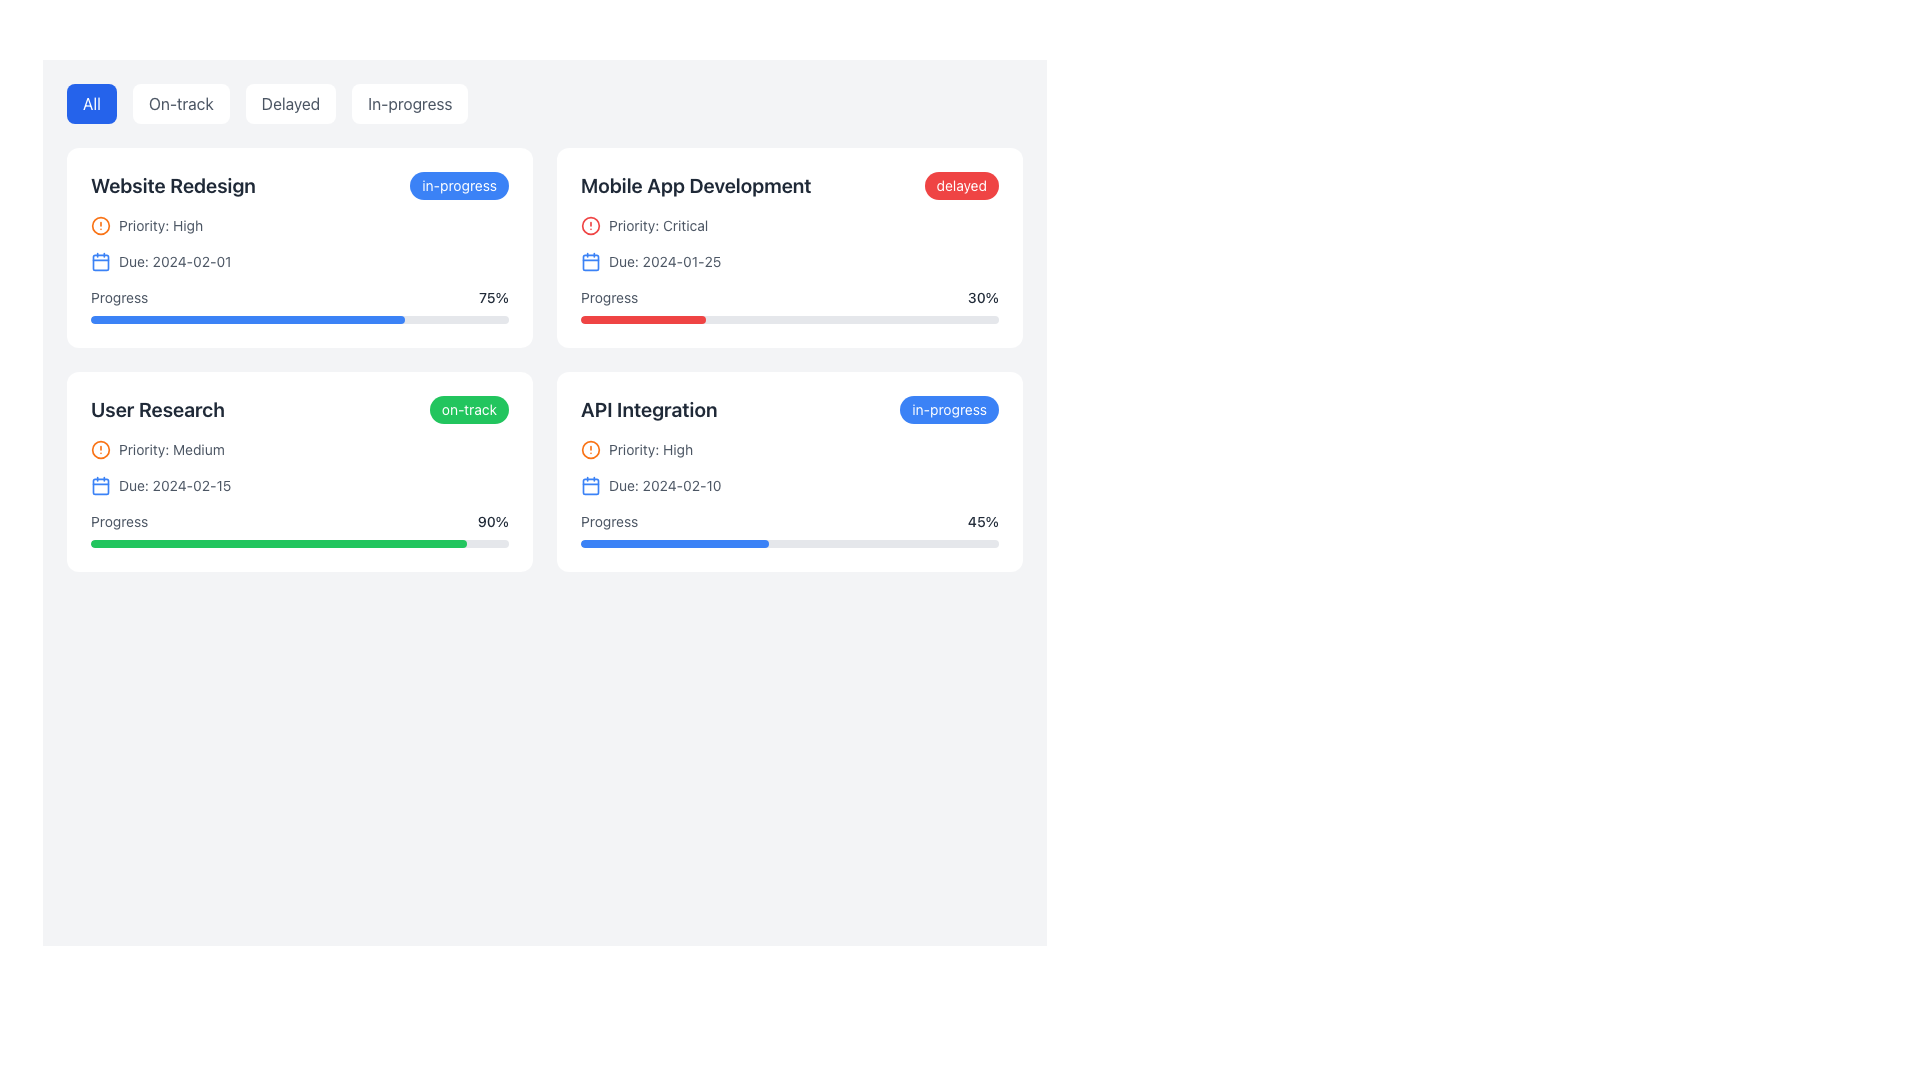 The height and width of the screenshot is (1080, 1920). I want to click on the decorative graphical element of the calendar icon located in the bottom left region, adjacent to the due date '2024-02-15' within the 'User Research' card, so click(99, 486).